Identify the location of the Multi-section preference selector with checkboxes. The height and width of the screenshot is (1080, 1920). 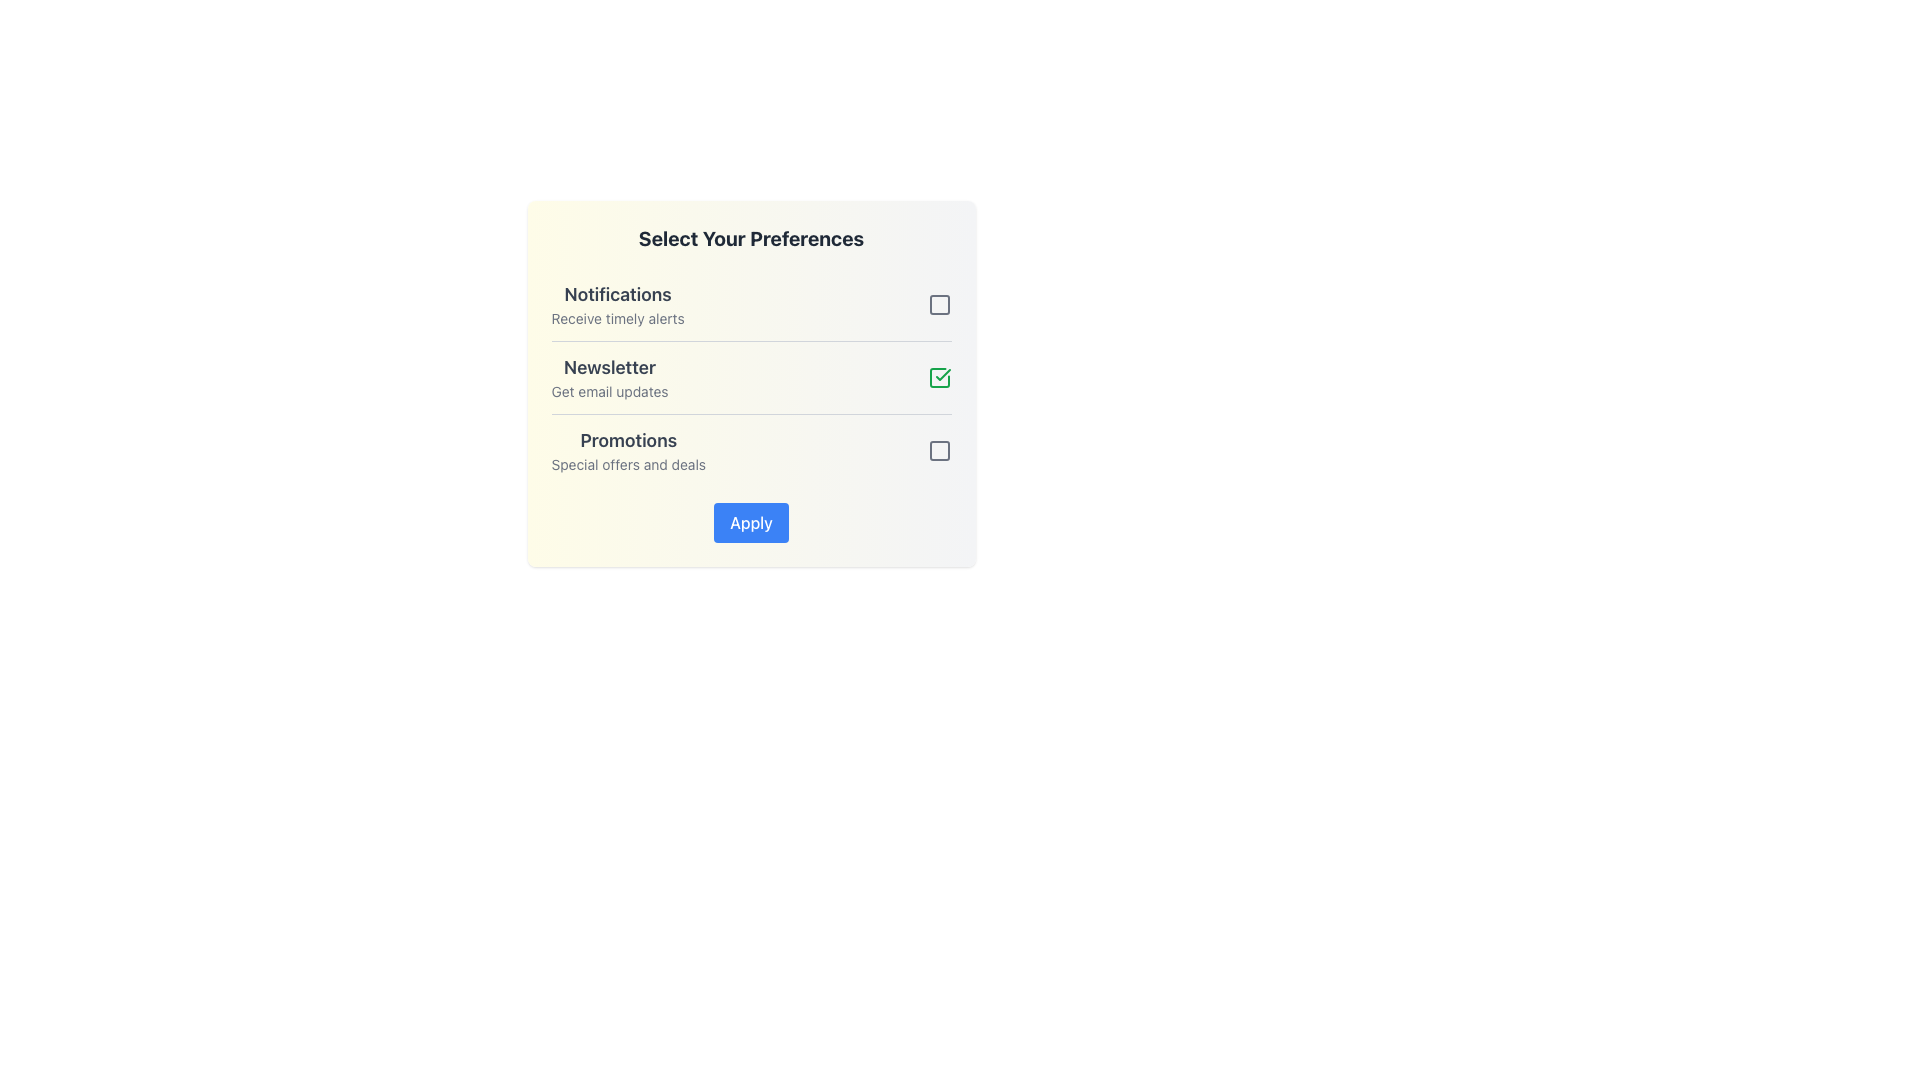
(750, 378).